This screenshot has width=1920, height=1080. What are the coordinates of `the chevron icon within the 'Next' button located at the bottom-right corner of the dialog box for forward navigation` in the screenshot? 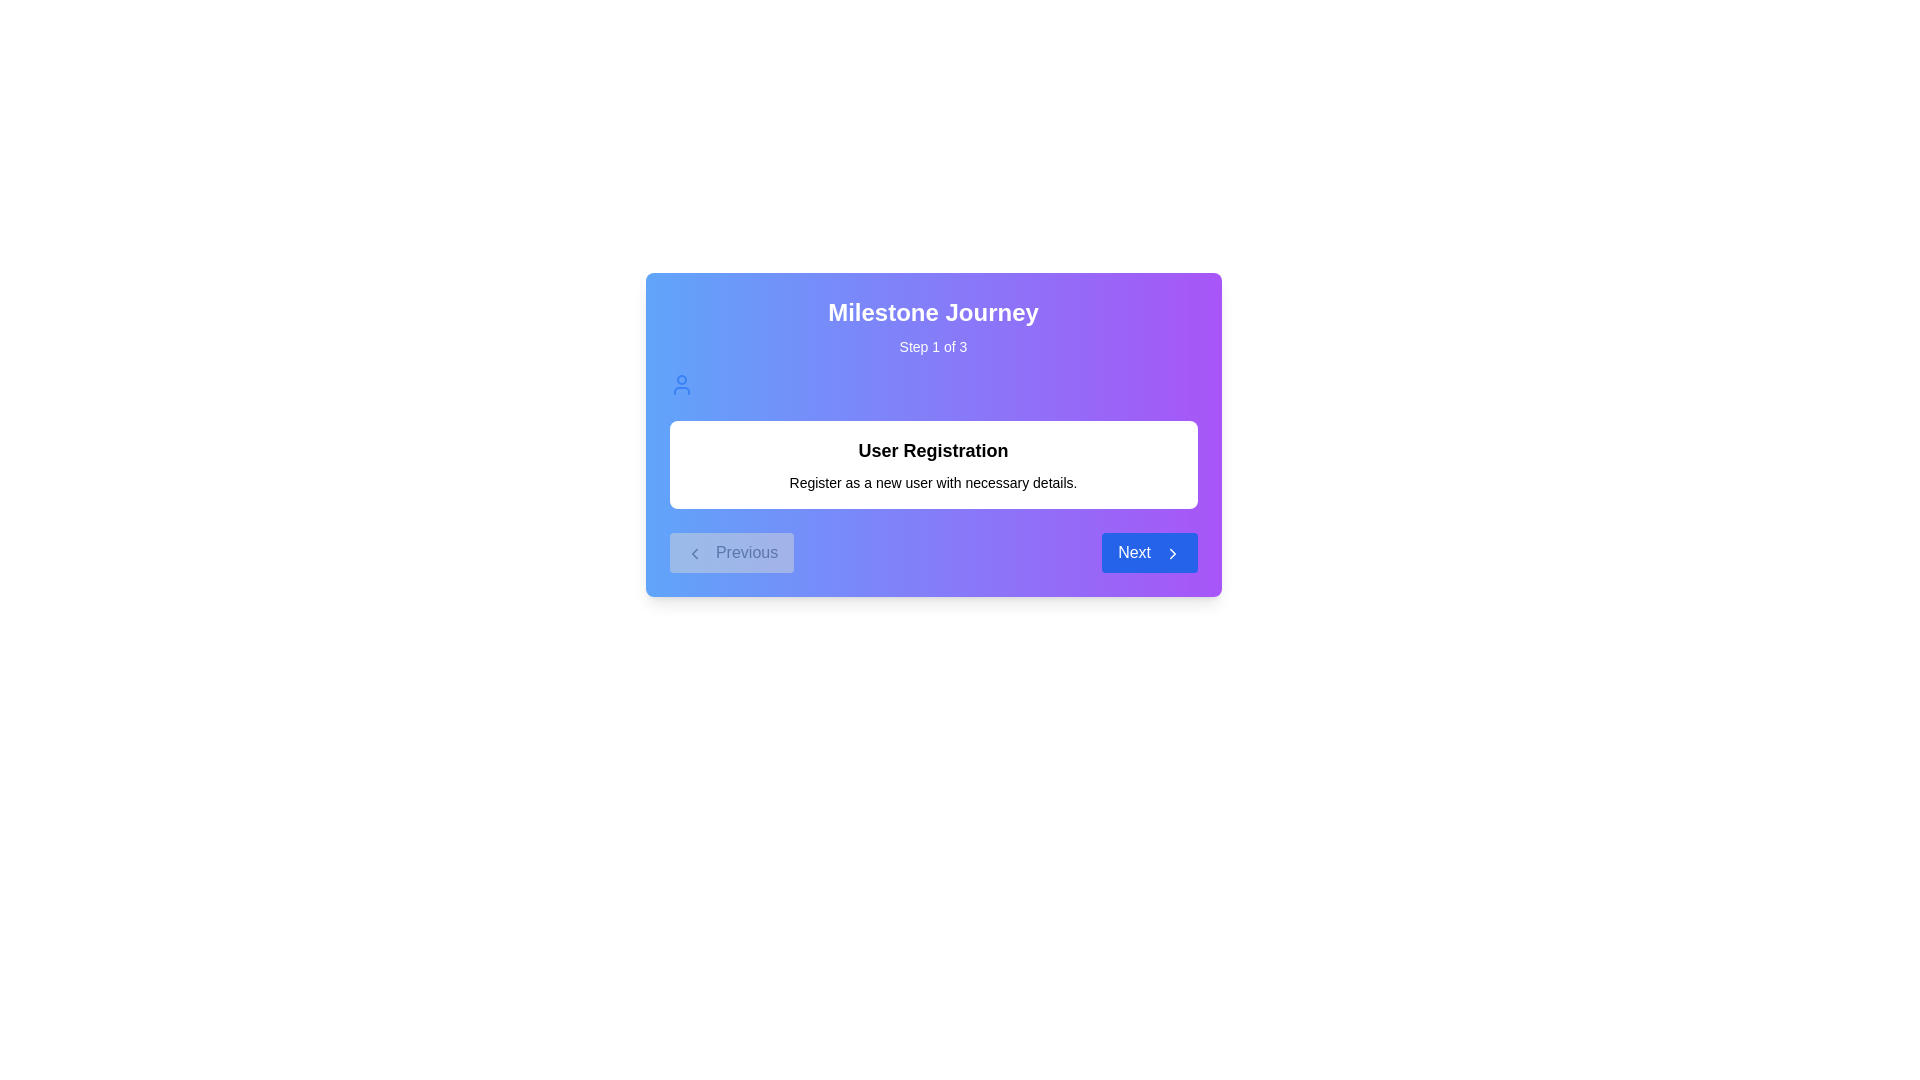 It's located at (1172, 553).